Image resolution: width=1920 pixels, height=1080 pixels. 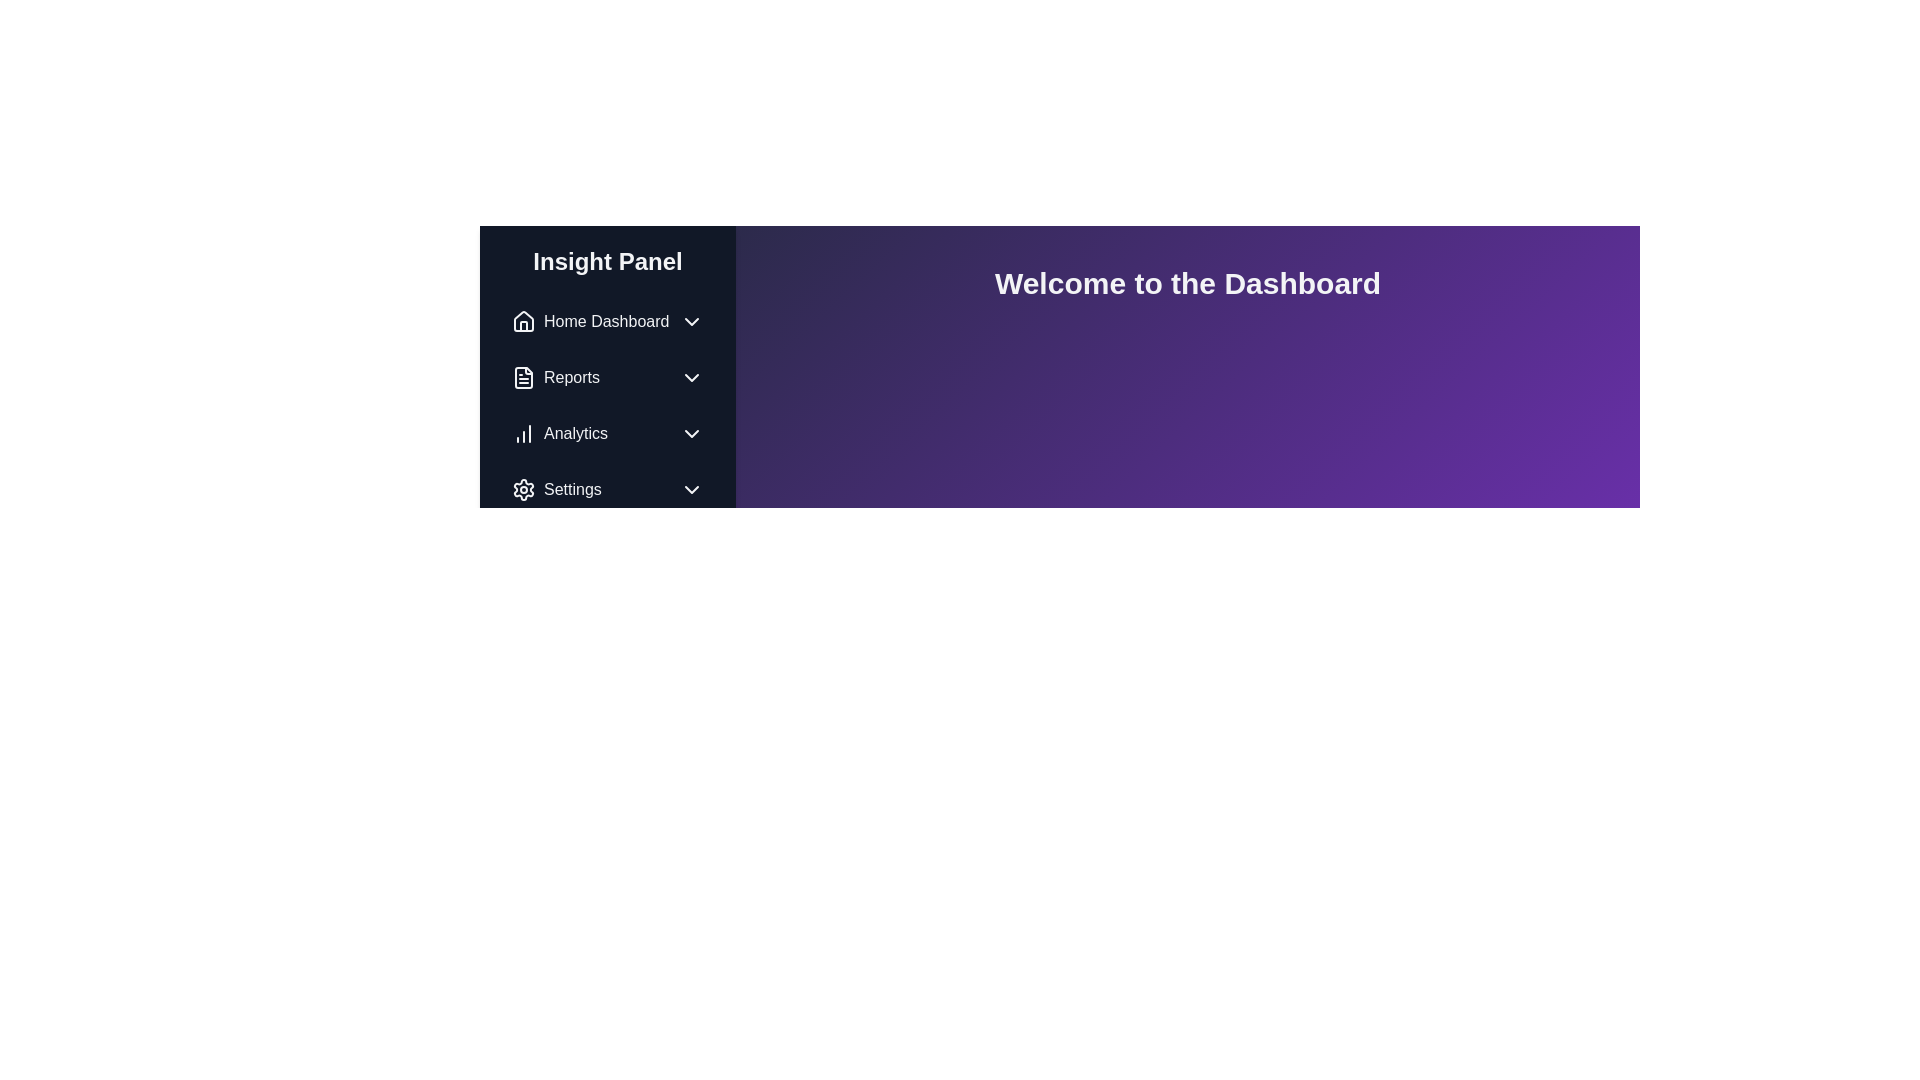 I want to click on the 'Settings' menu item located at the bottom of the sidebar, so click(x=607, y=489).